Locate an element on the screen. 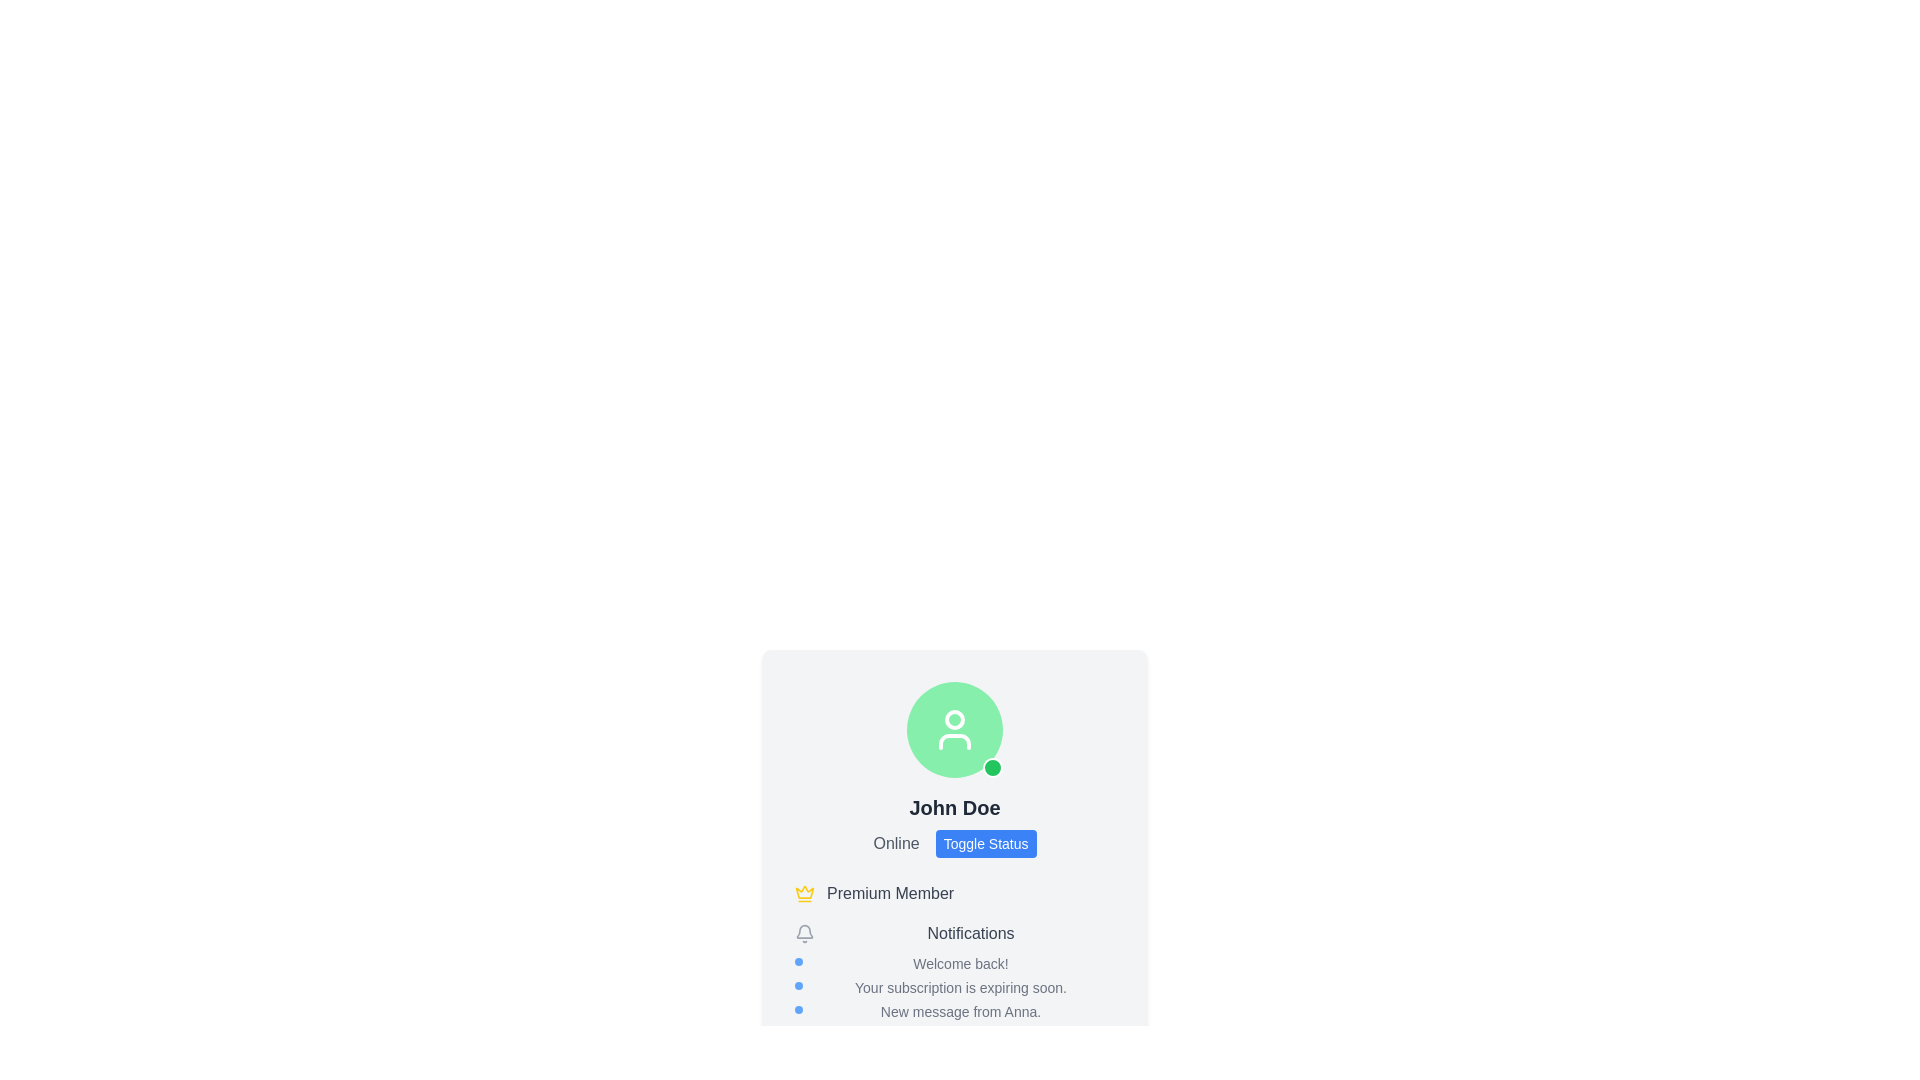  the Information Panel located below the user display name 'John Doe' to read the notifications is located at coordinates (954, 951).